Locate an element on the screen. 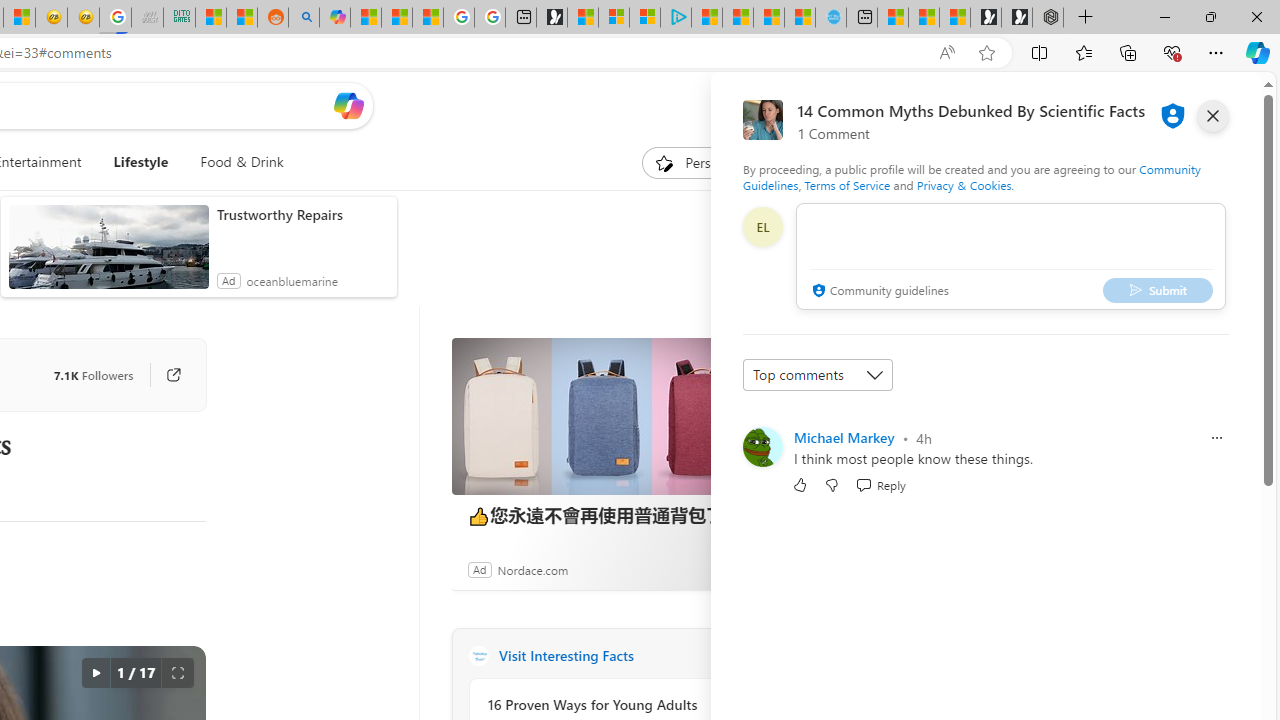 This screenshot has height=720, width=1280. 'Microsoft Copilot in Bing' is located at coordinates (334, 17).